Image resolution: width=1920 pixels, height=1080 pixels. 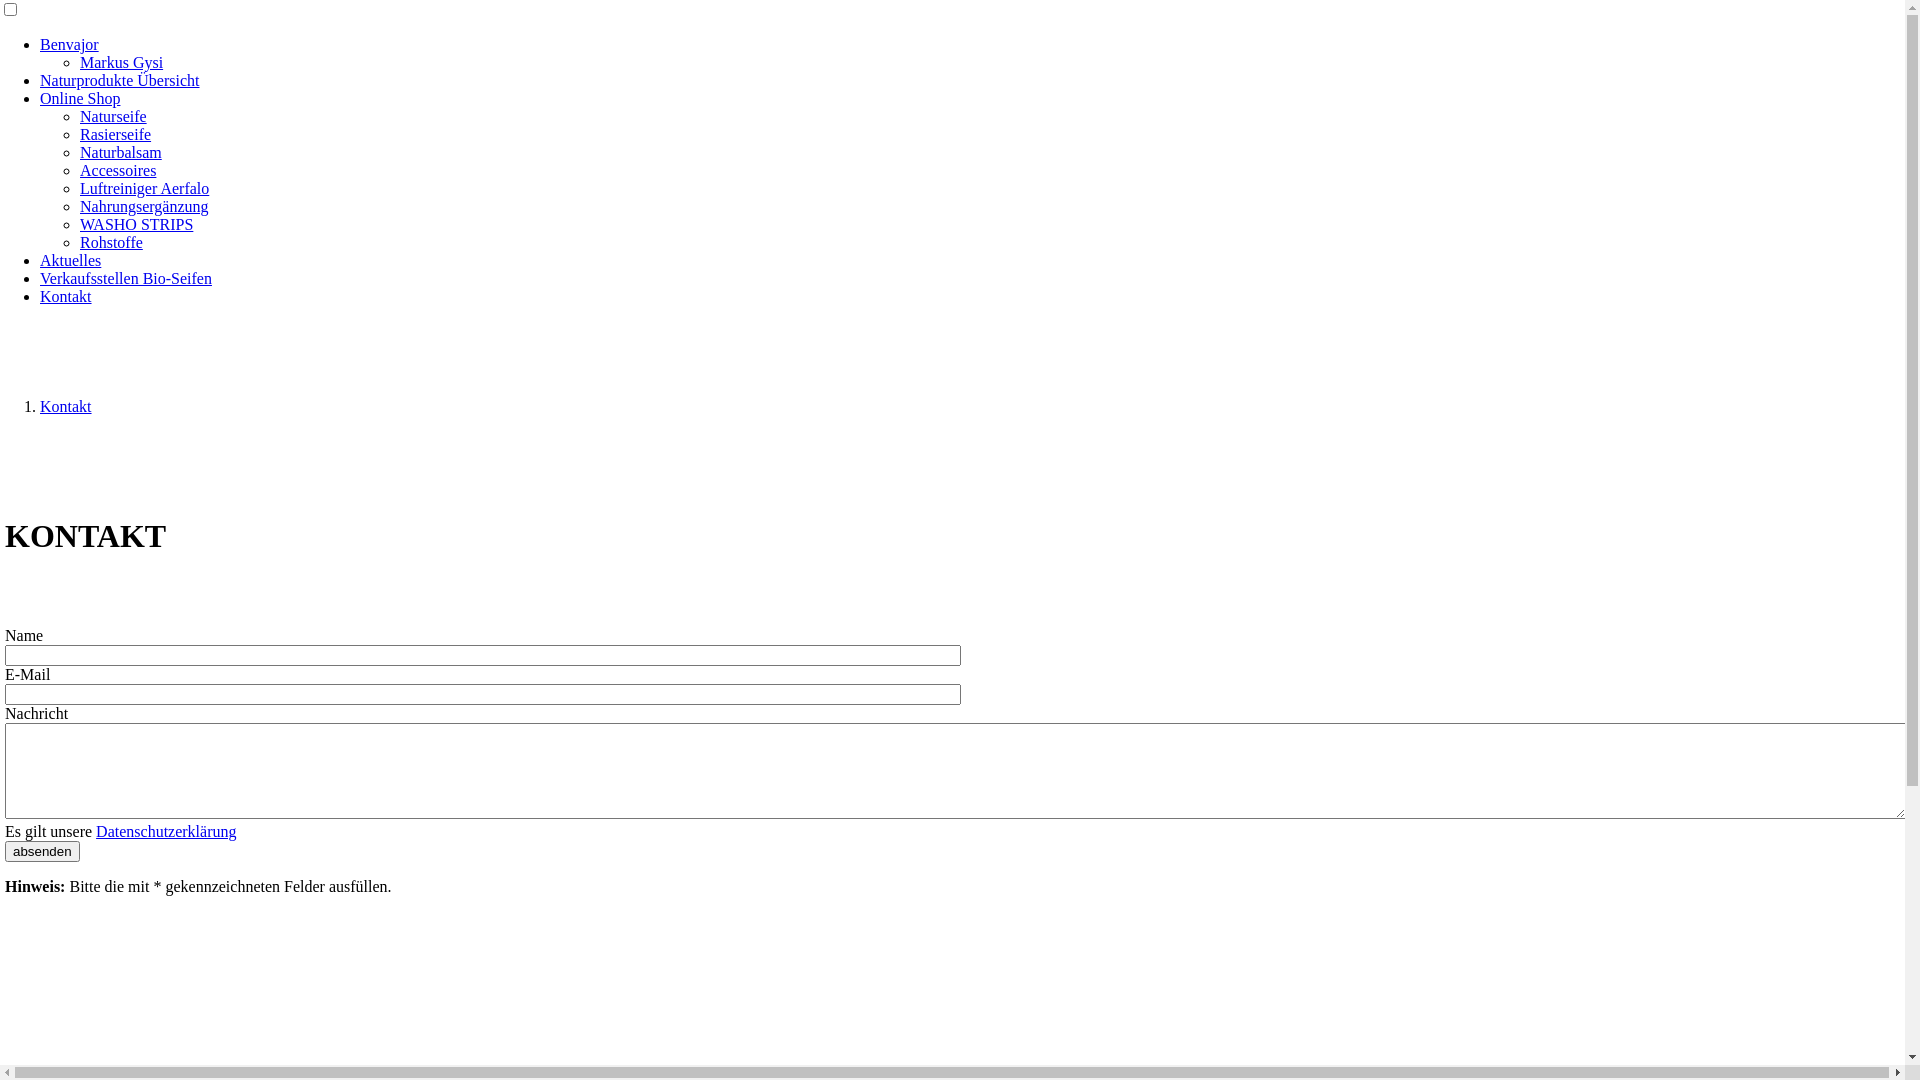 I want to click on 'Online Shop', so click(x=80, y=98).